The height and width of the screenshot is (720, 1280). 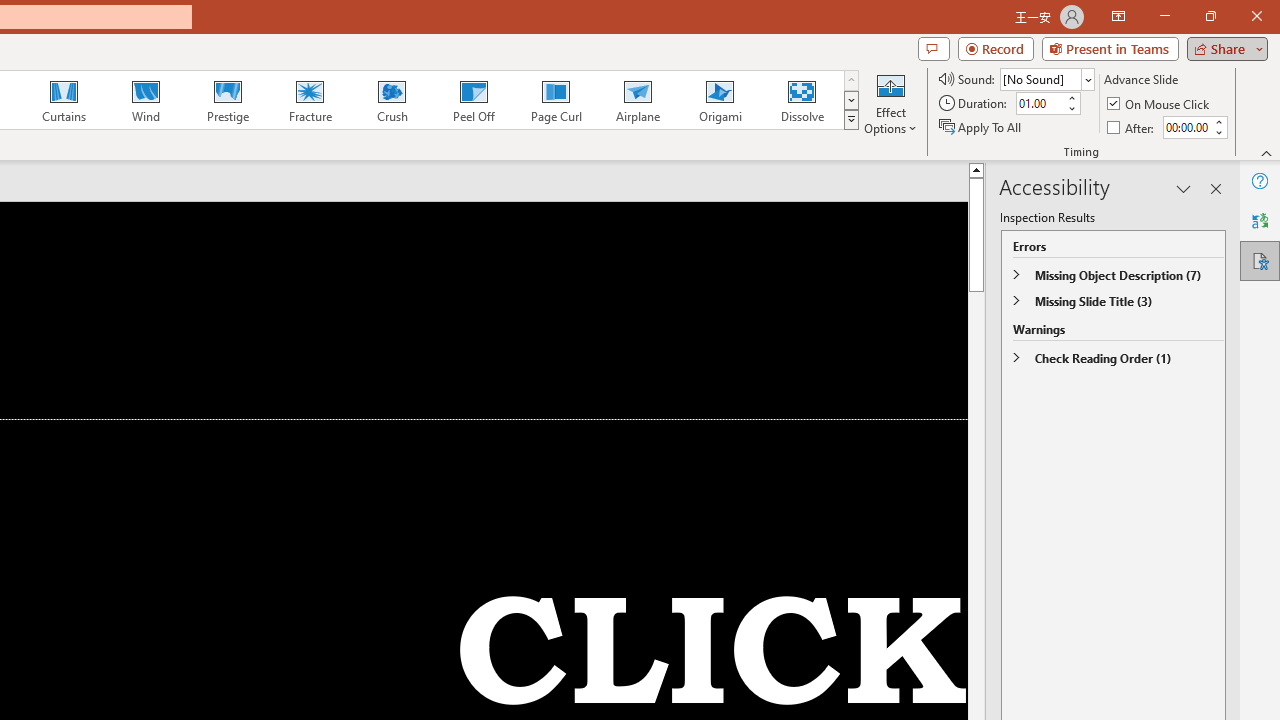 I want to click on 'More', so click(x=1217, y=121).